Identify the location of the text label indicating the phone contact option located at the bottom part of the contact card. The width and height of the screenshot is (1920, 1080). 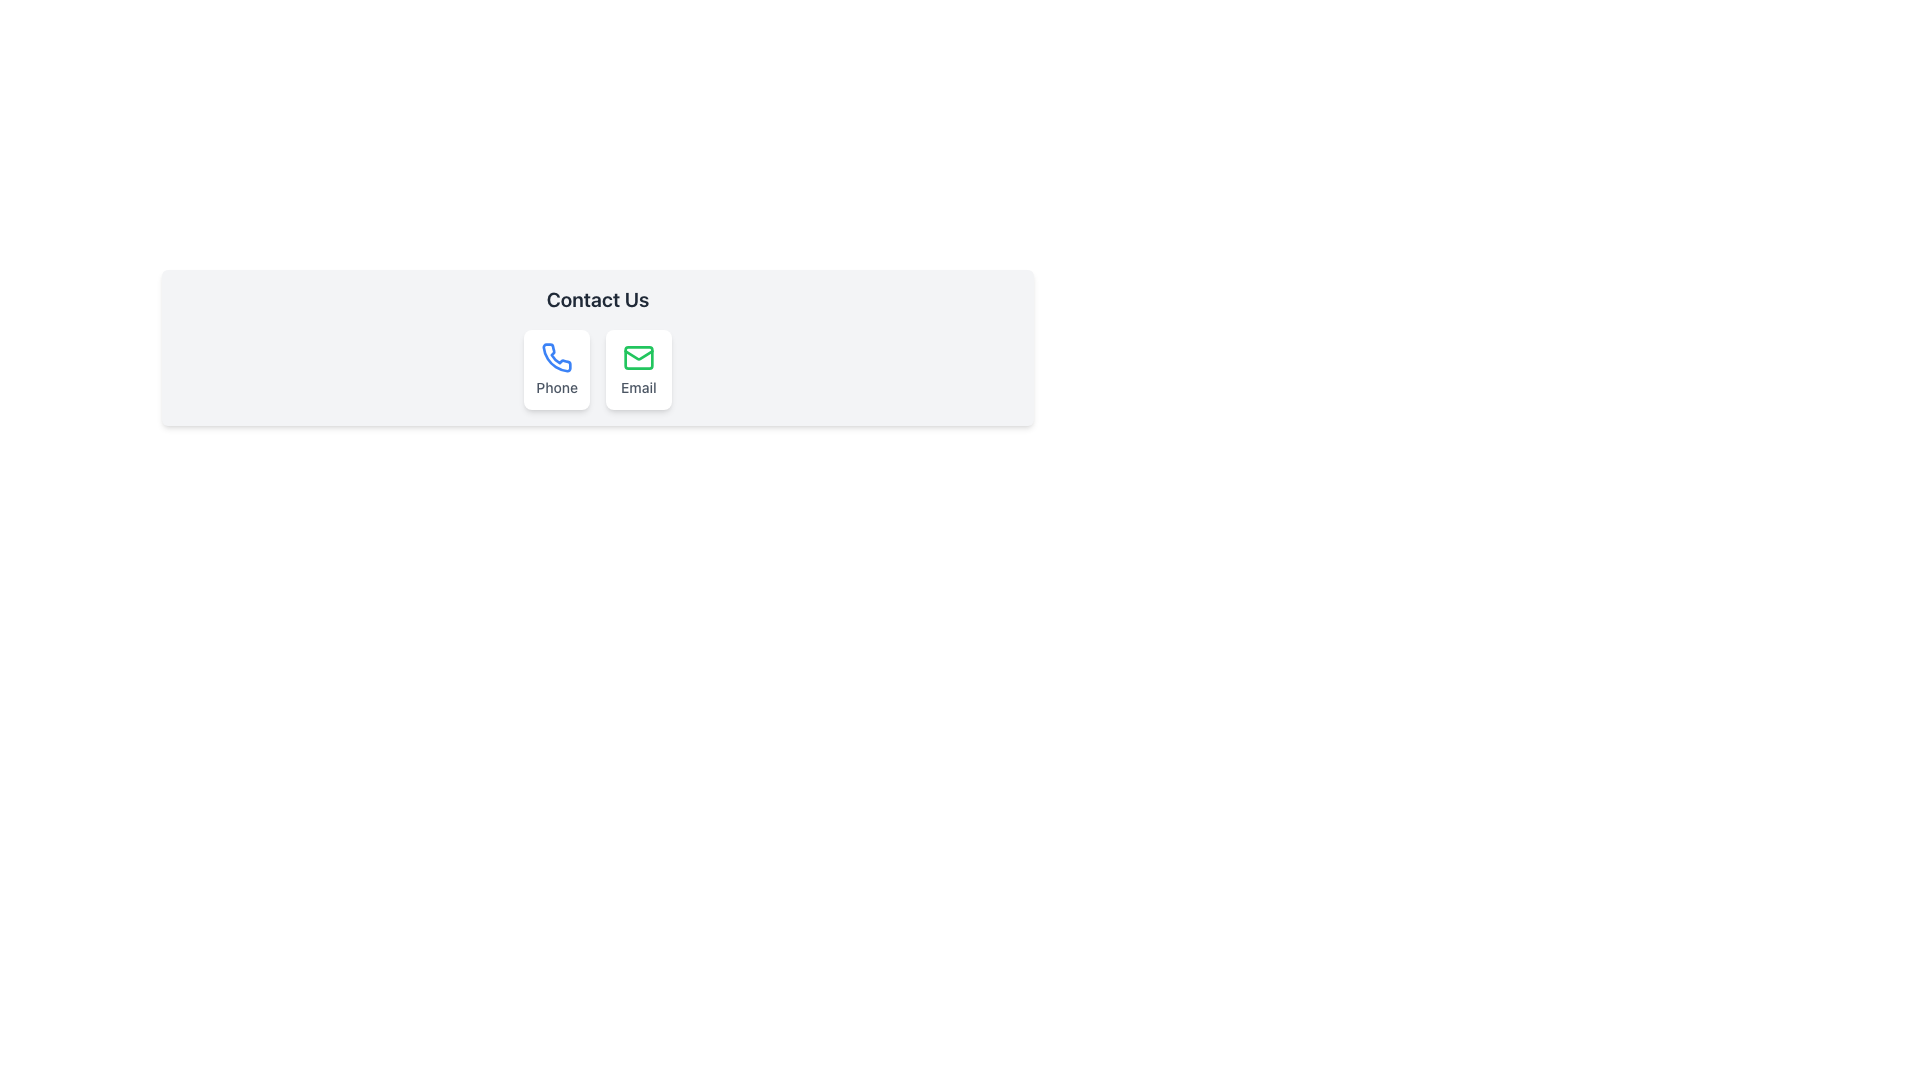
(557, 388).